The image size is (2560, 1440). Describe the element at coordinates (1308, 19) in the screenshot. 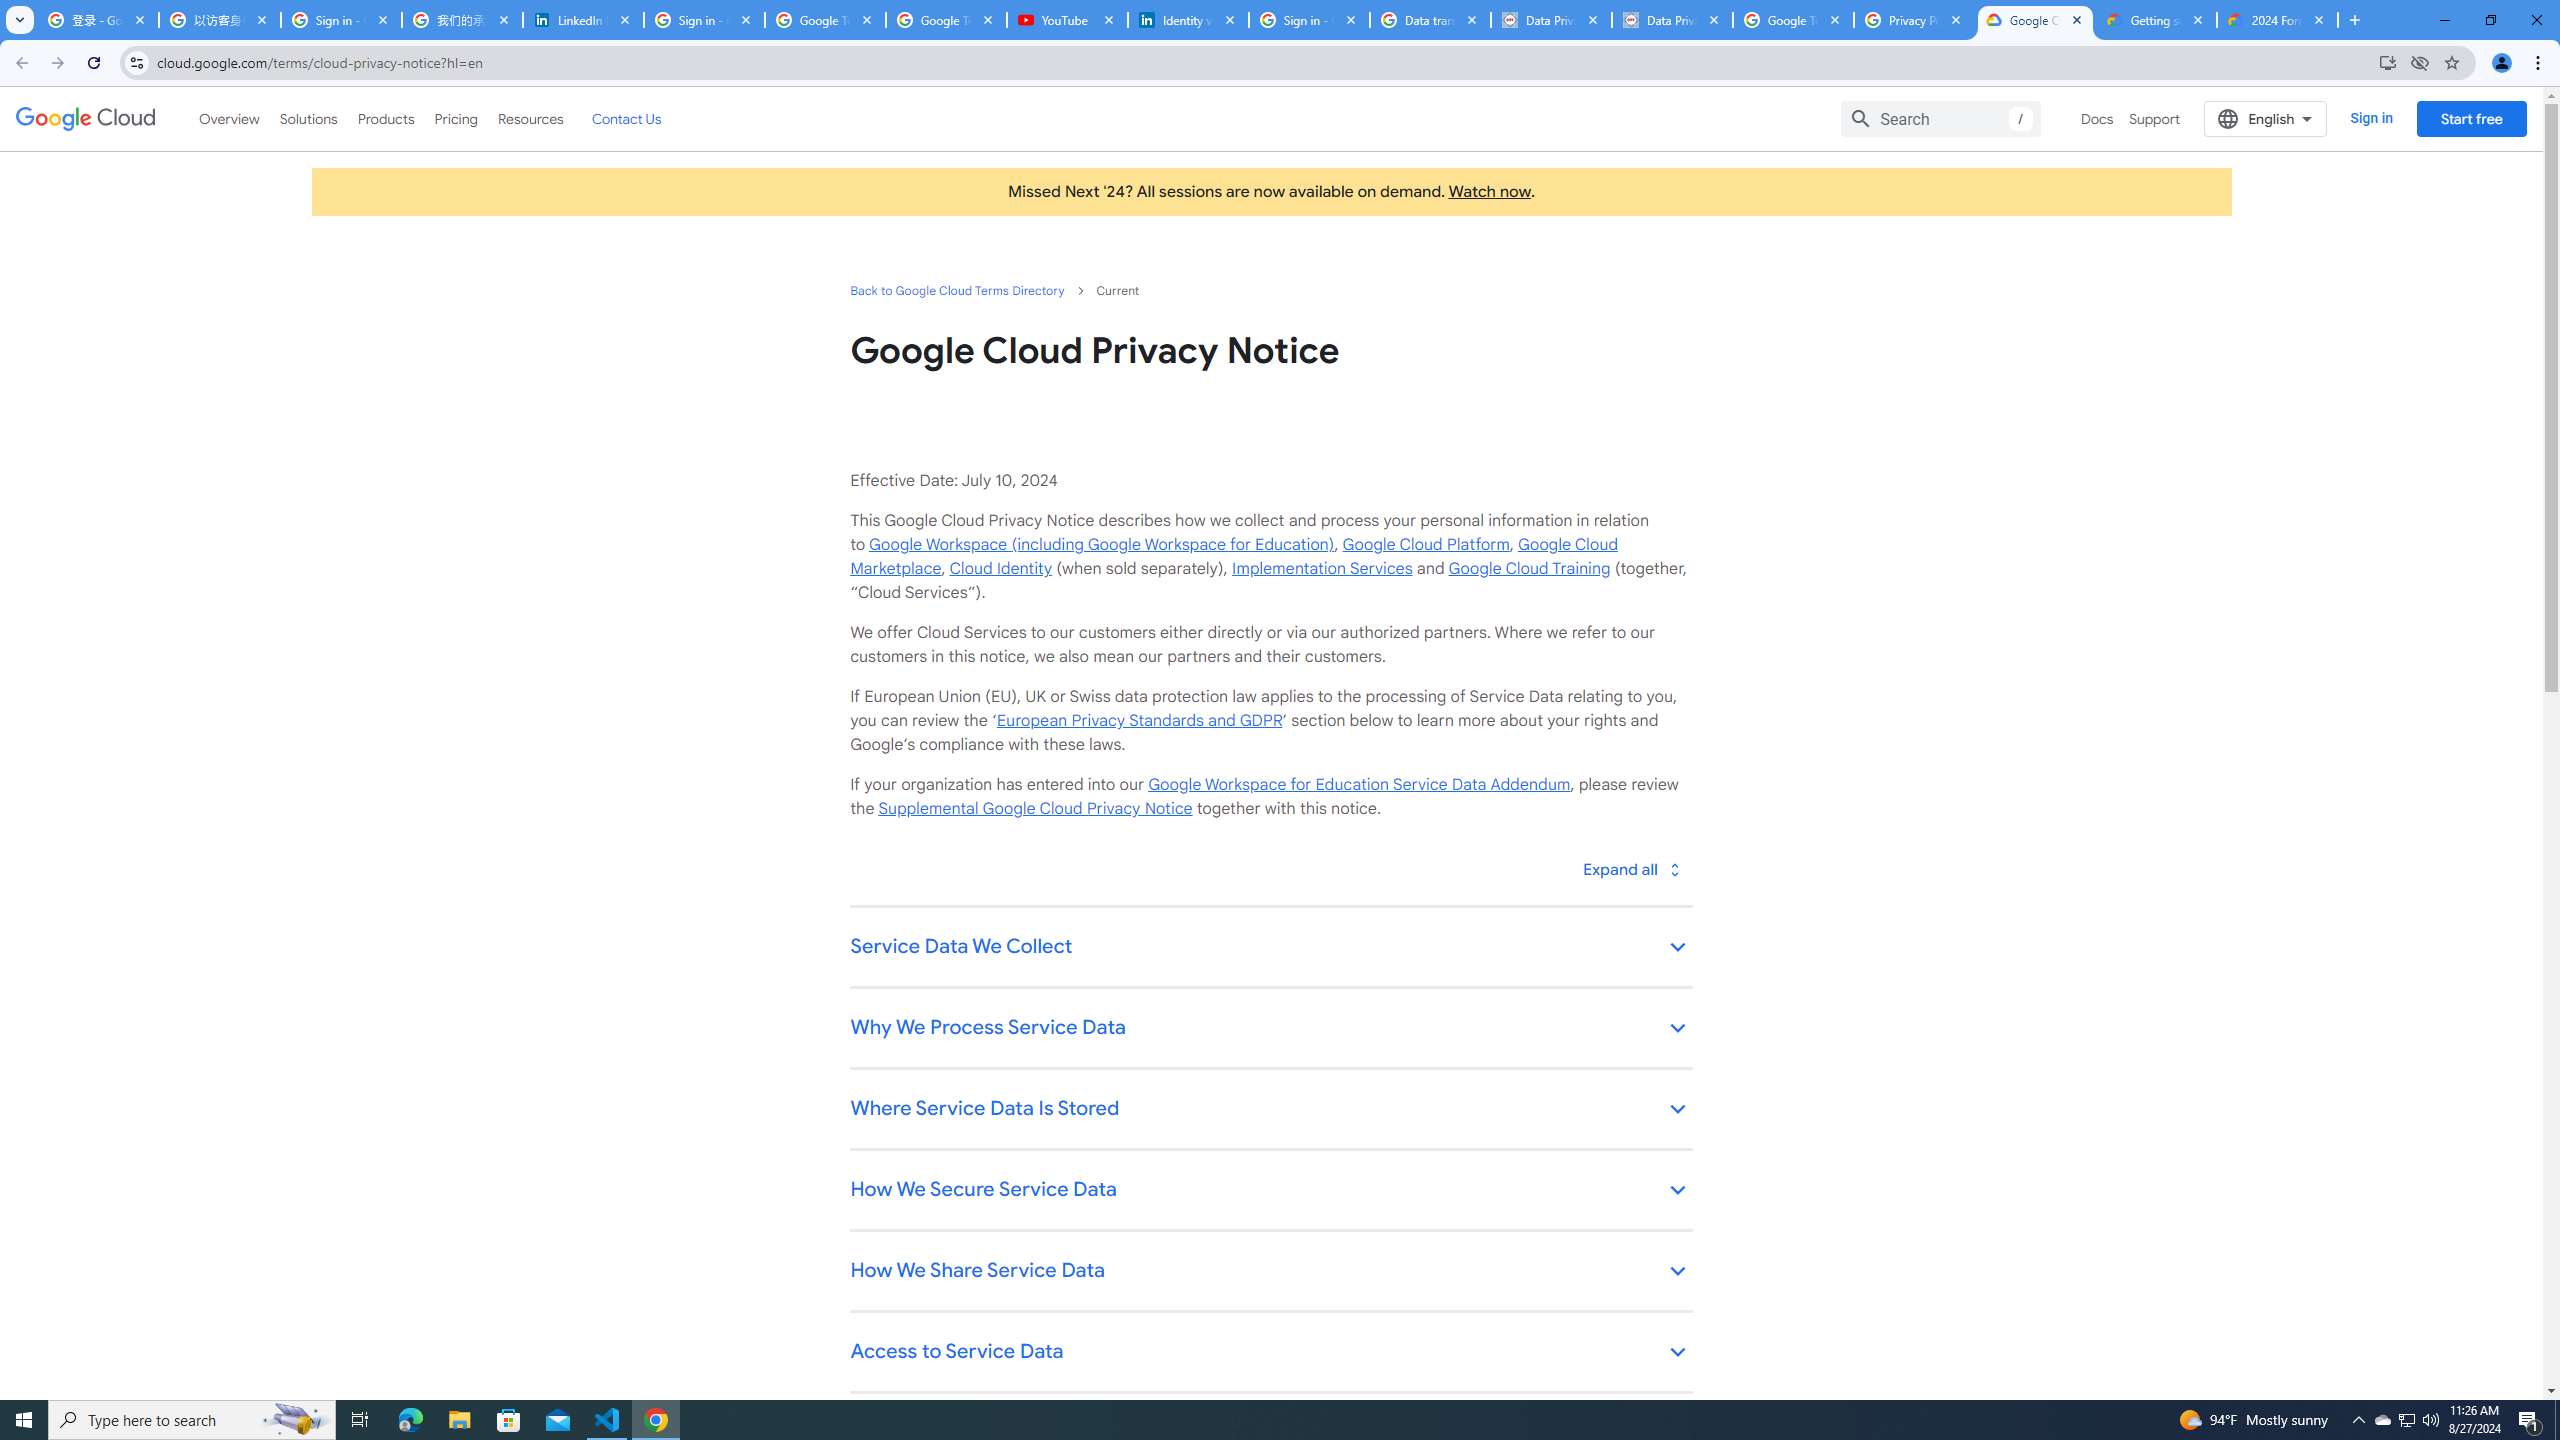

I see `'Sign in - Google Accounts'` at that location.